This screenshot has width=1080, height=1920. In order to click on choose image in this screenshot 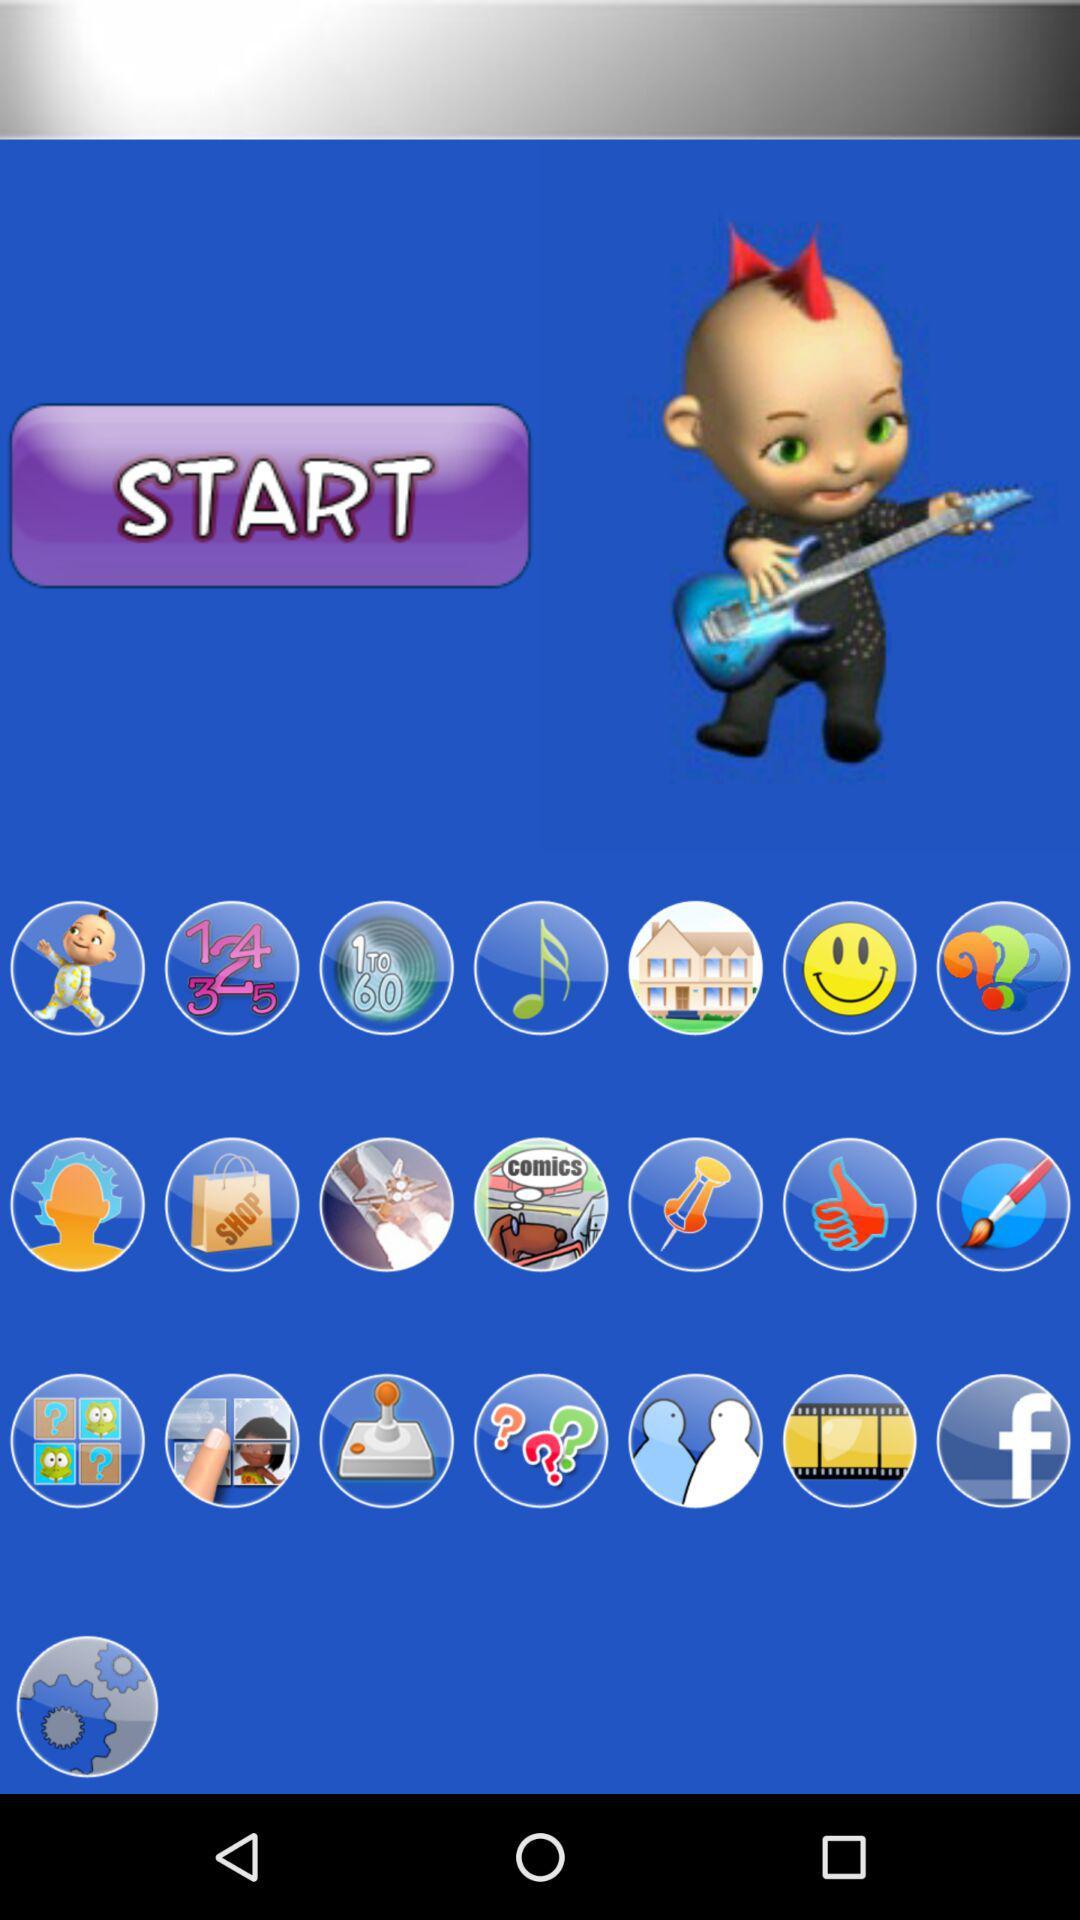, I will do `click(76, 1203)`.